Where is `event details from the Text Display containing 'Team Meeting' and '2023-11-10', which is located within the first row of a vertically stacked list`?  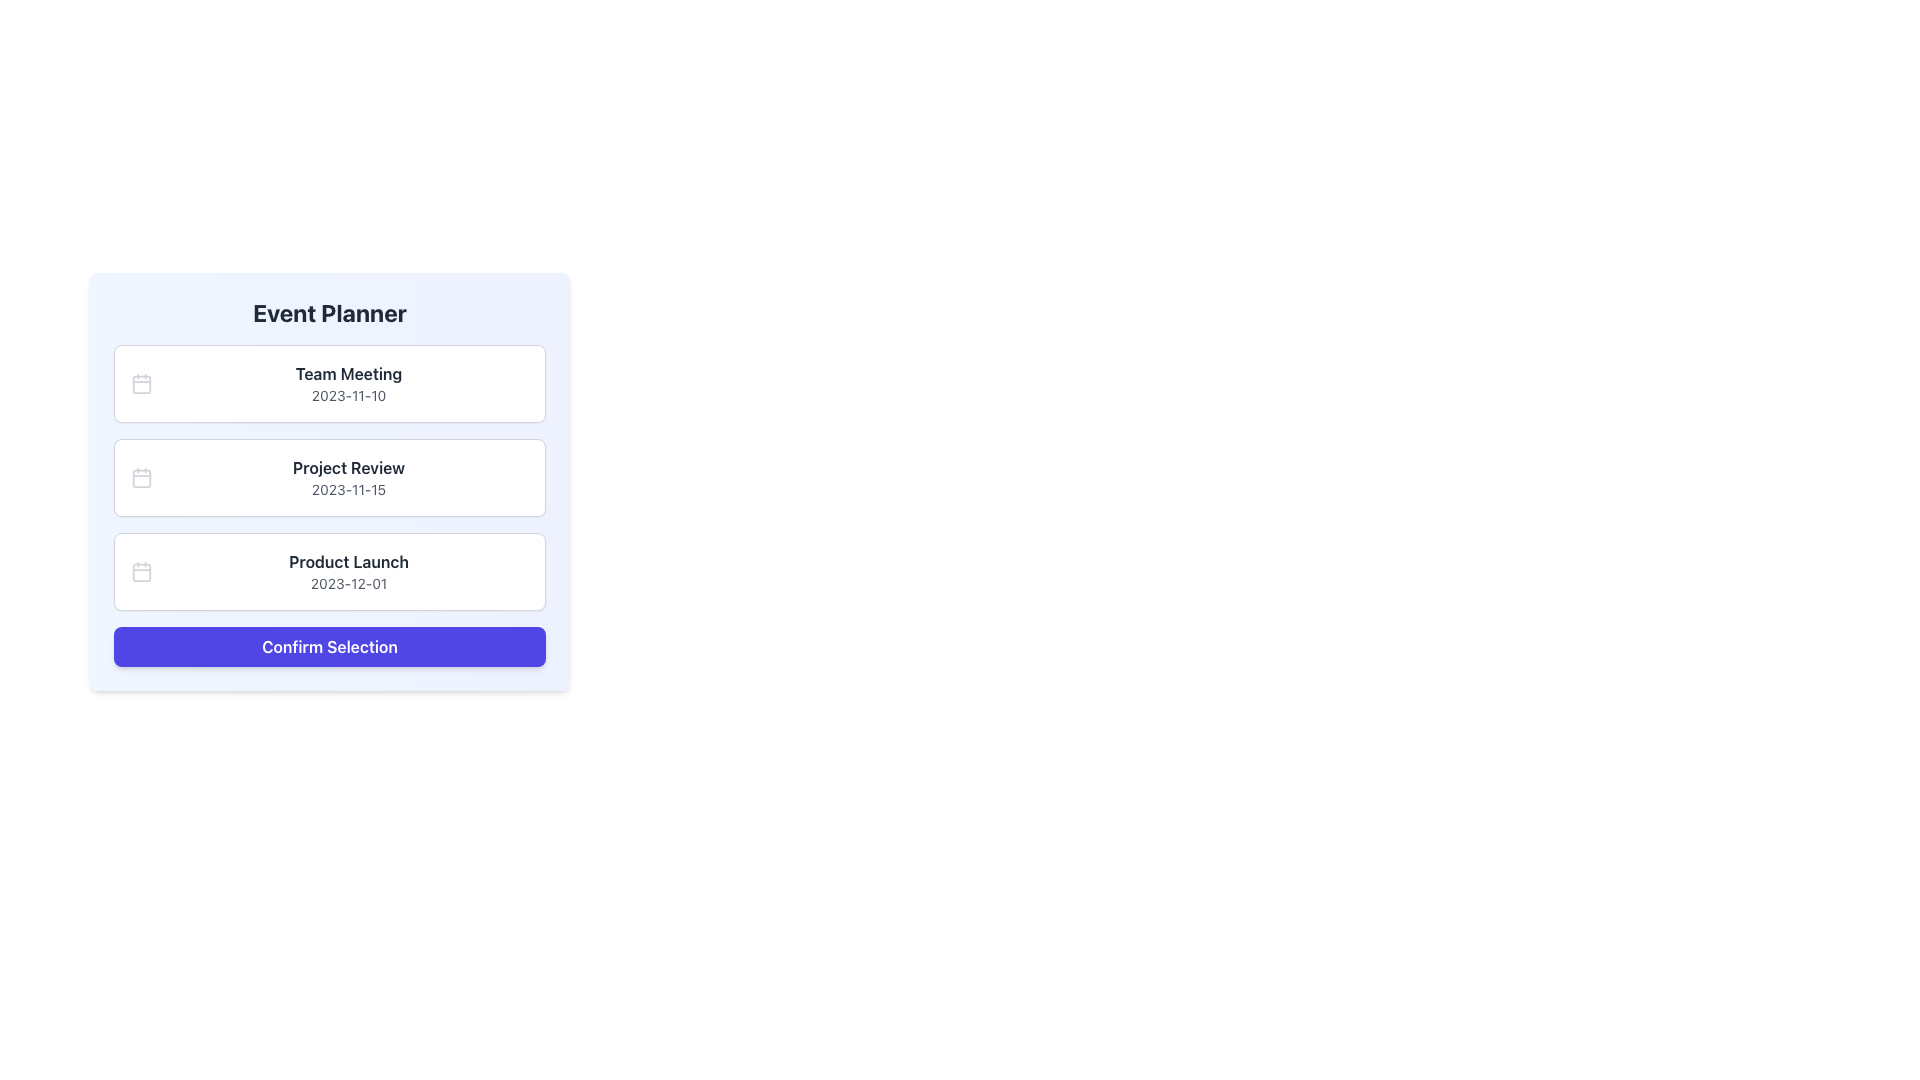
event details from the Text Display containing 'Team Meeting' and '2023-11-10', which is located within the first row of a vertically stacked list is located at coordinates (349, 384).